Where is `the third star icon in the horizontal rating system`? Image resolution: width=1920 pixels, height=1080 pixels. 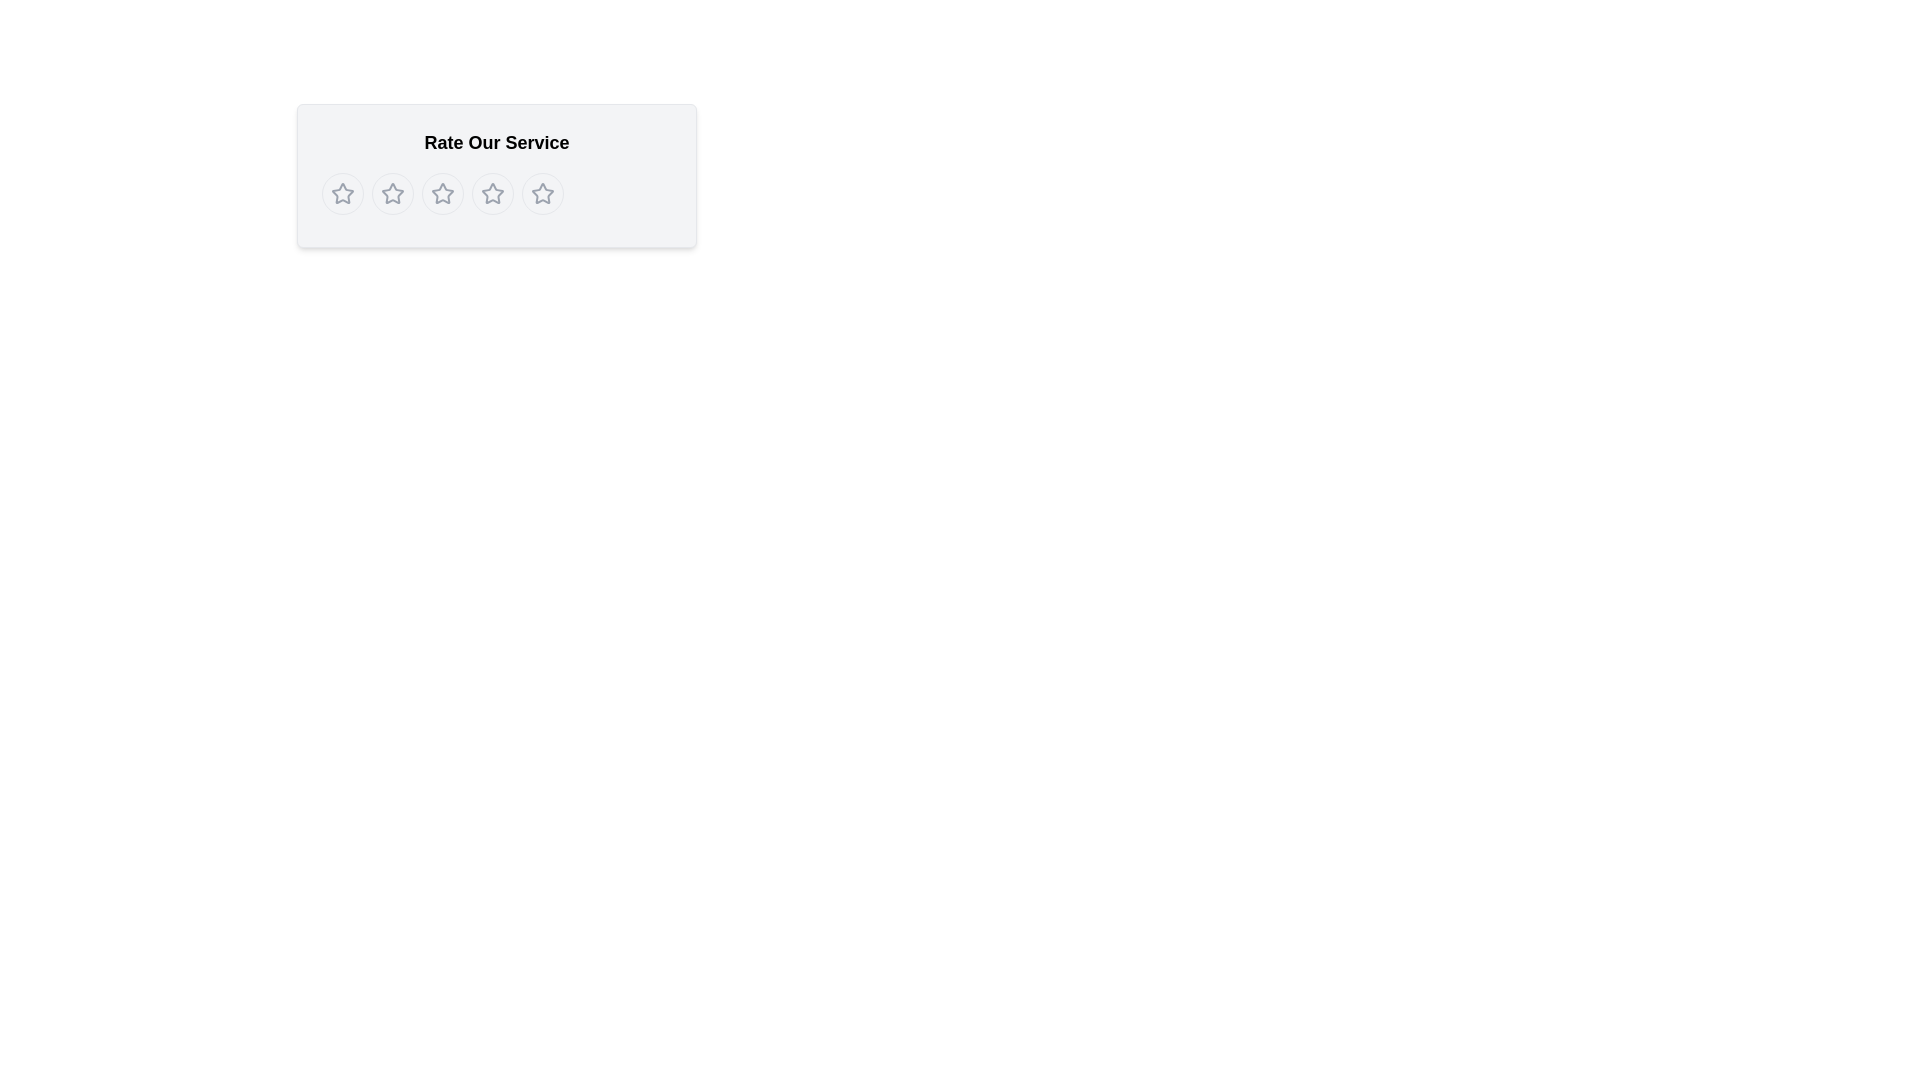 the third star icon in the horizontal rating system is located at coordinates (441, 193).